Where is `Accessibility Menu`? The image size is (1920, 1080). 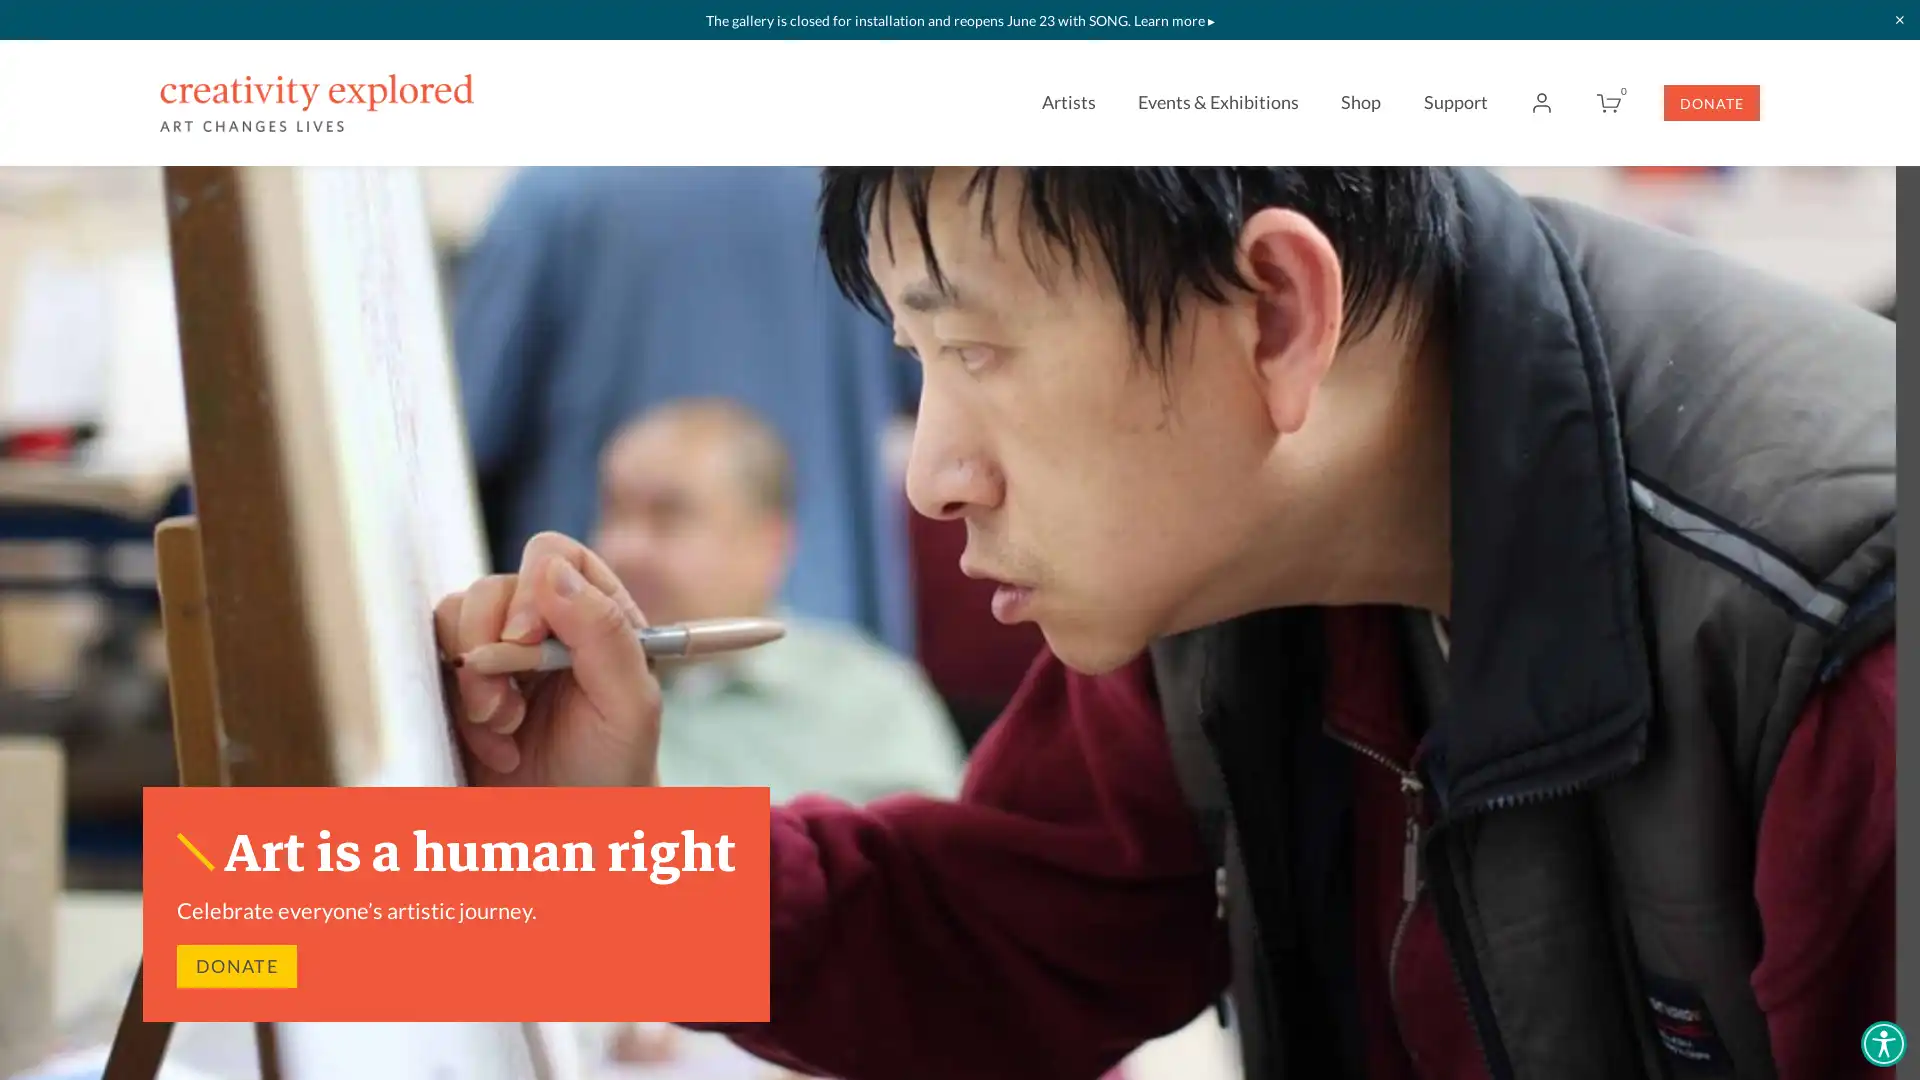
Accessibility Menu is located at coordinates (1882, 1043).